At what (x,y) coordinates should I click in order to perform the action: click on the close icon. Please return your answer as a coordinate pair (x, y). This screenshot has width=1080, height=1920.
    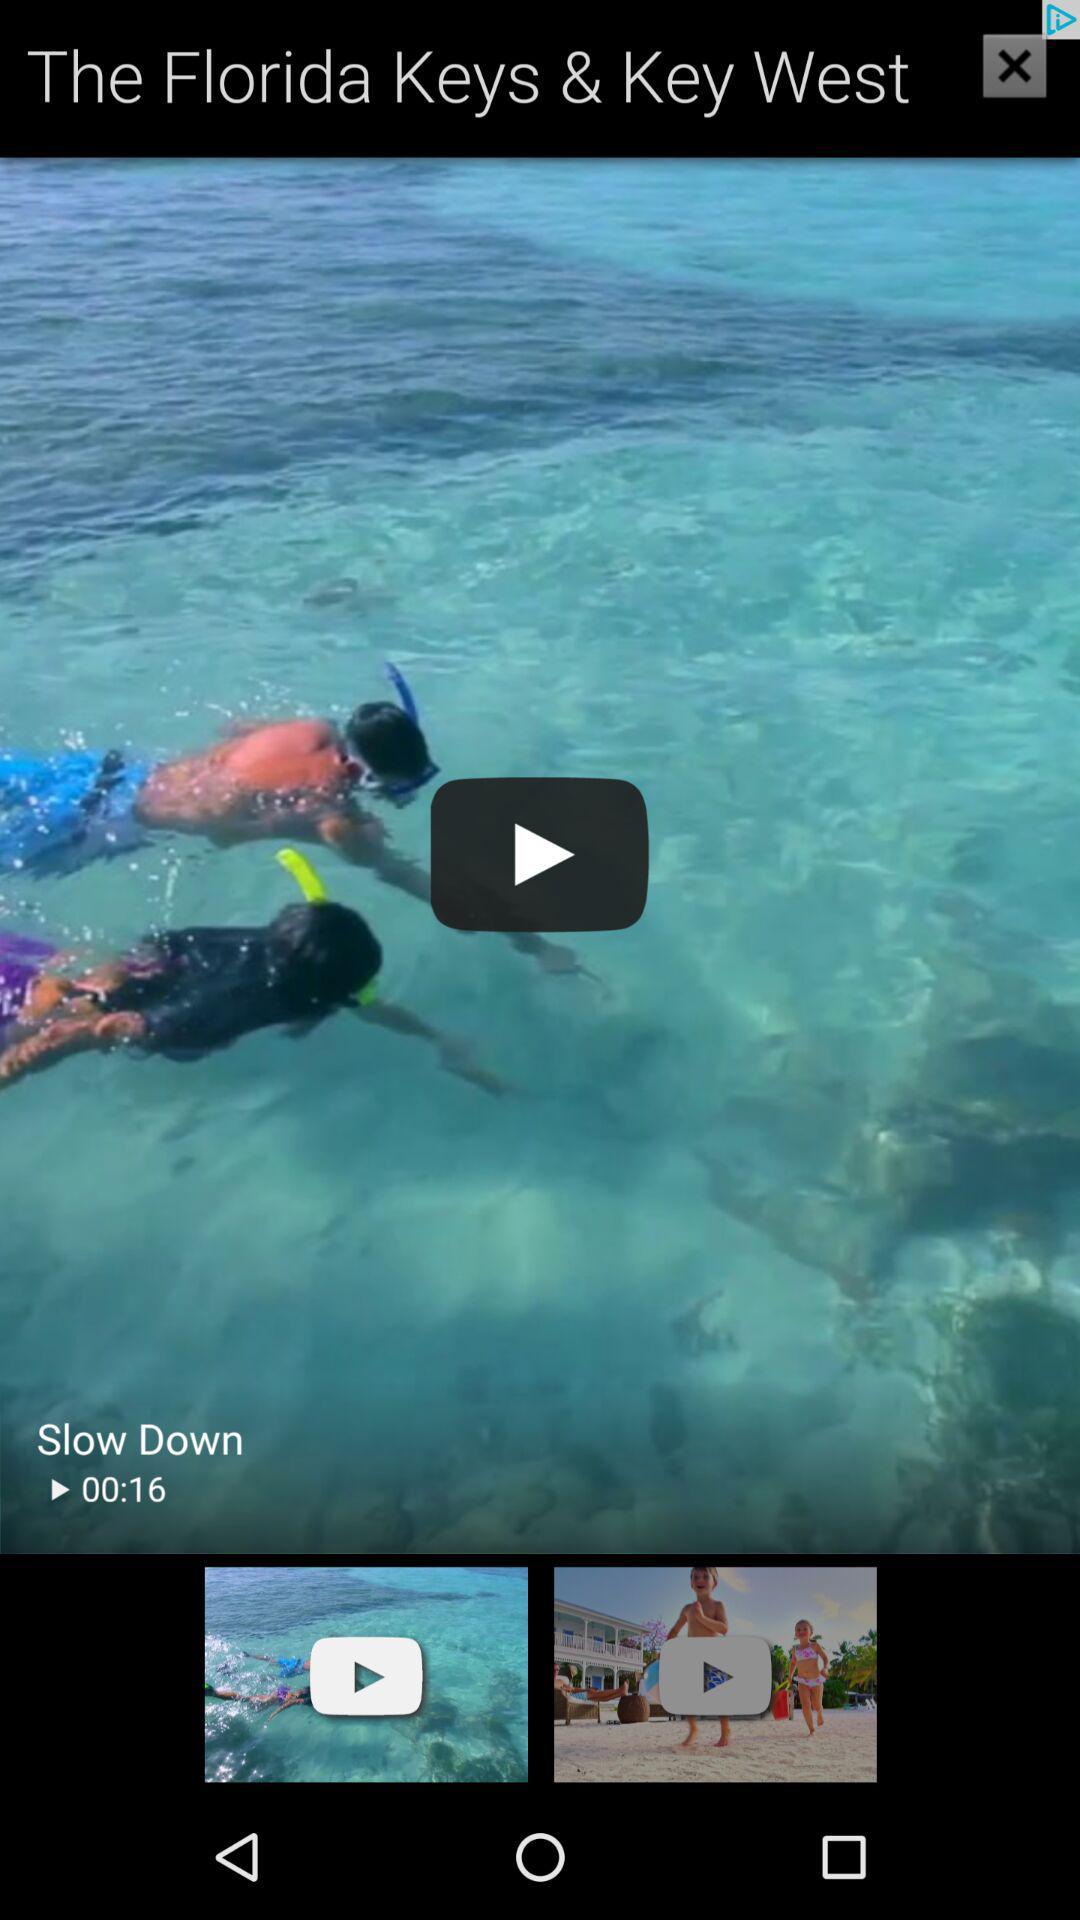
    Looking at the image, I should click on (1014, 70).